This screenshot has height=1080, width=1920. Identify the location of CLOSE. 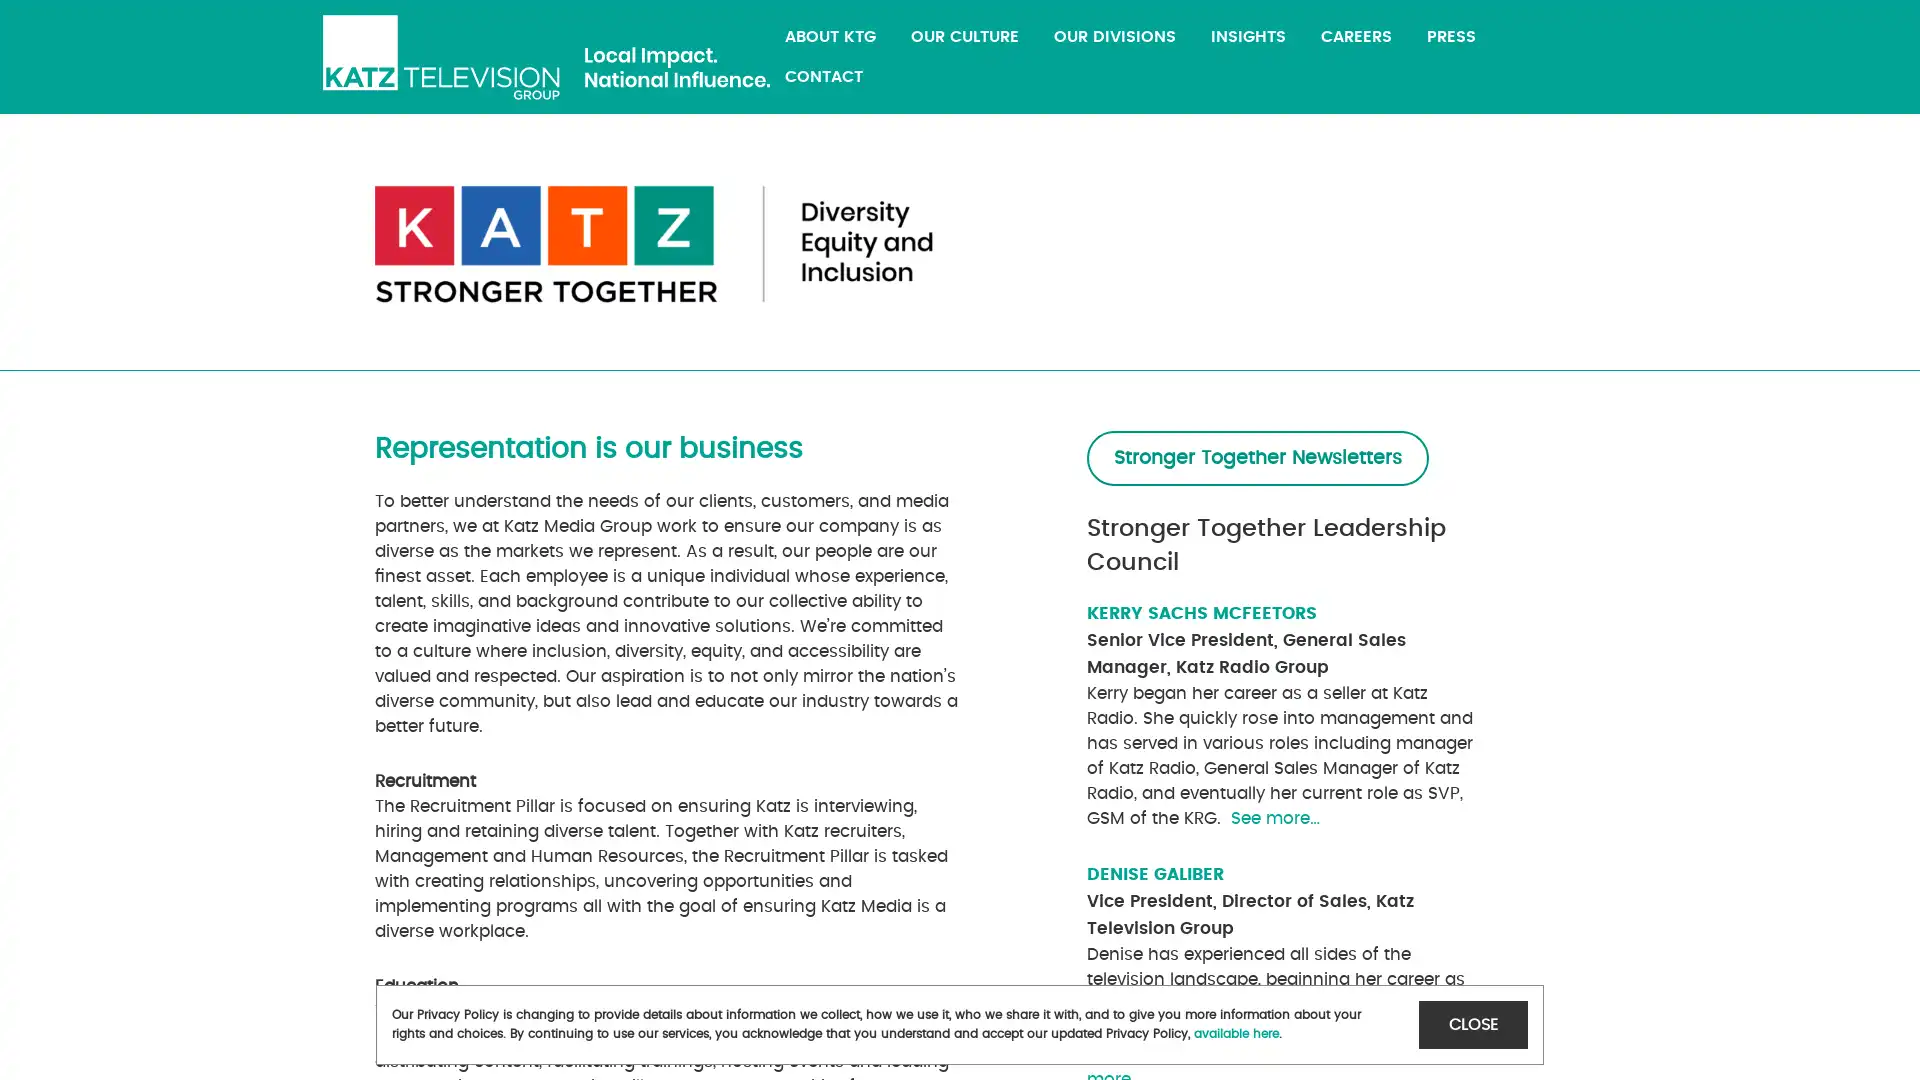
(1473, 1024).